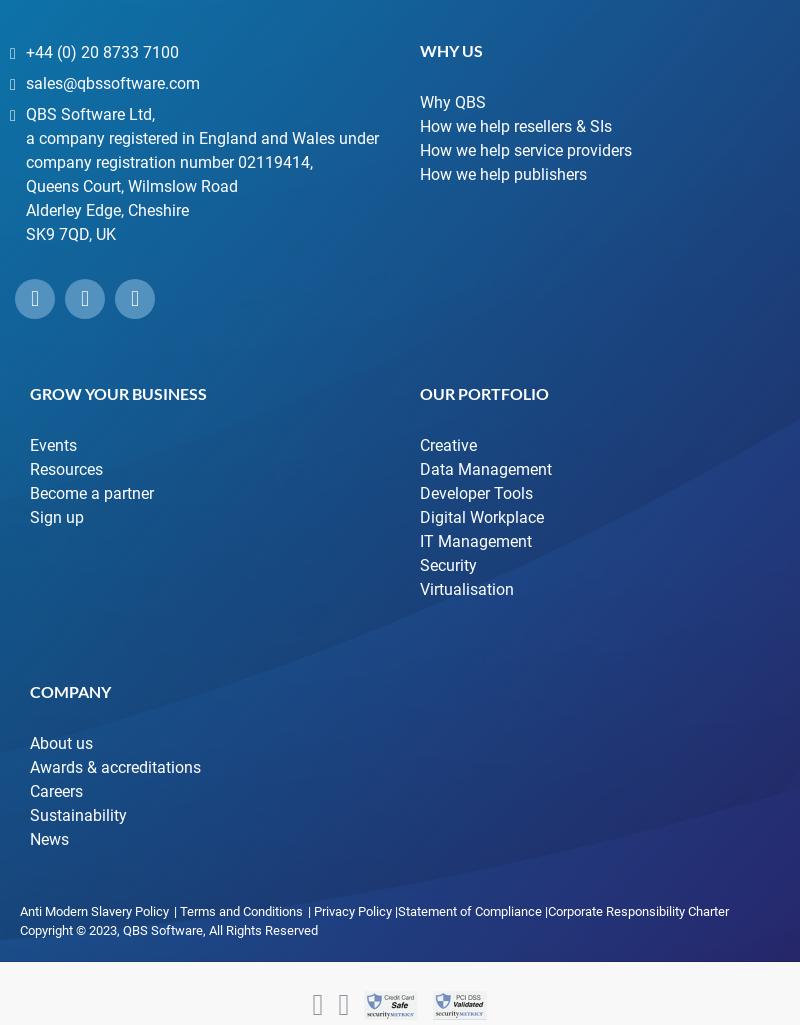  I want to click on 'How we help service providers', so click(420, 148).